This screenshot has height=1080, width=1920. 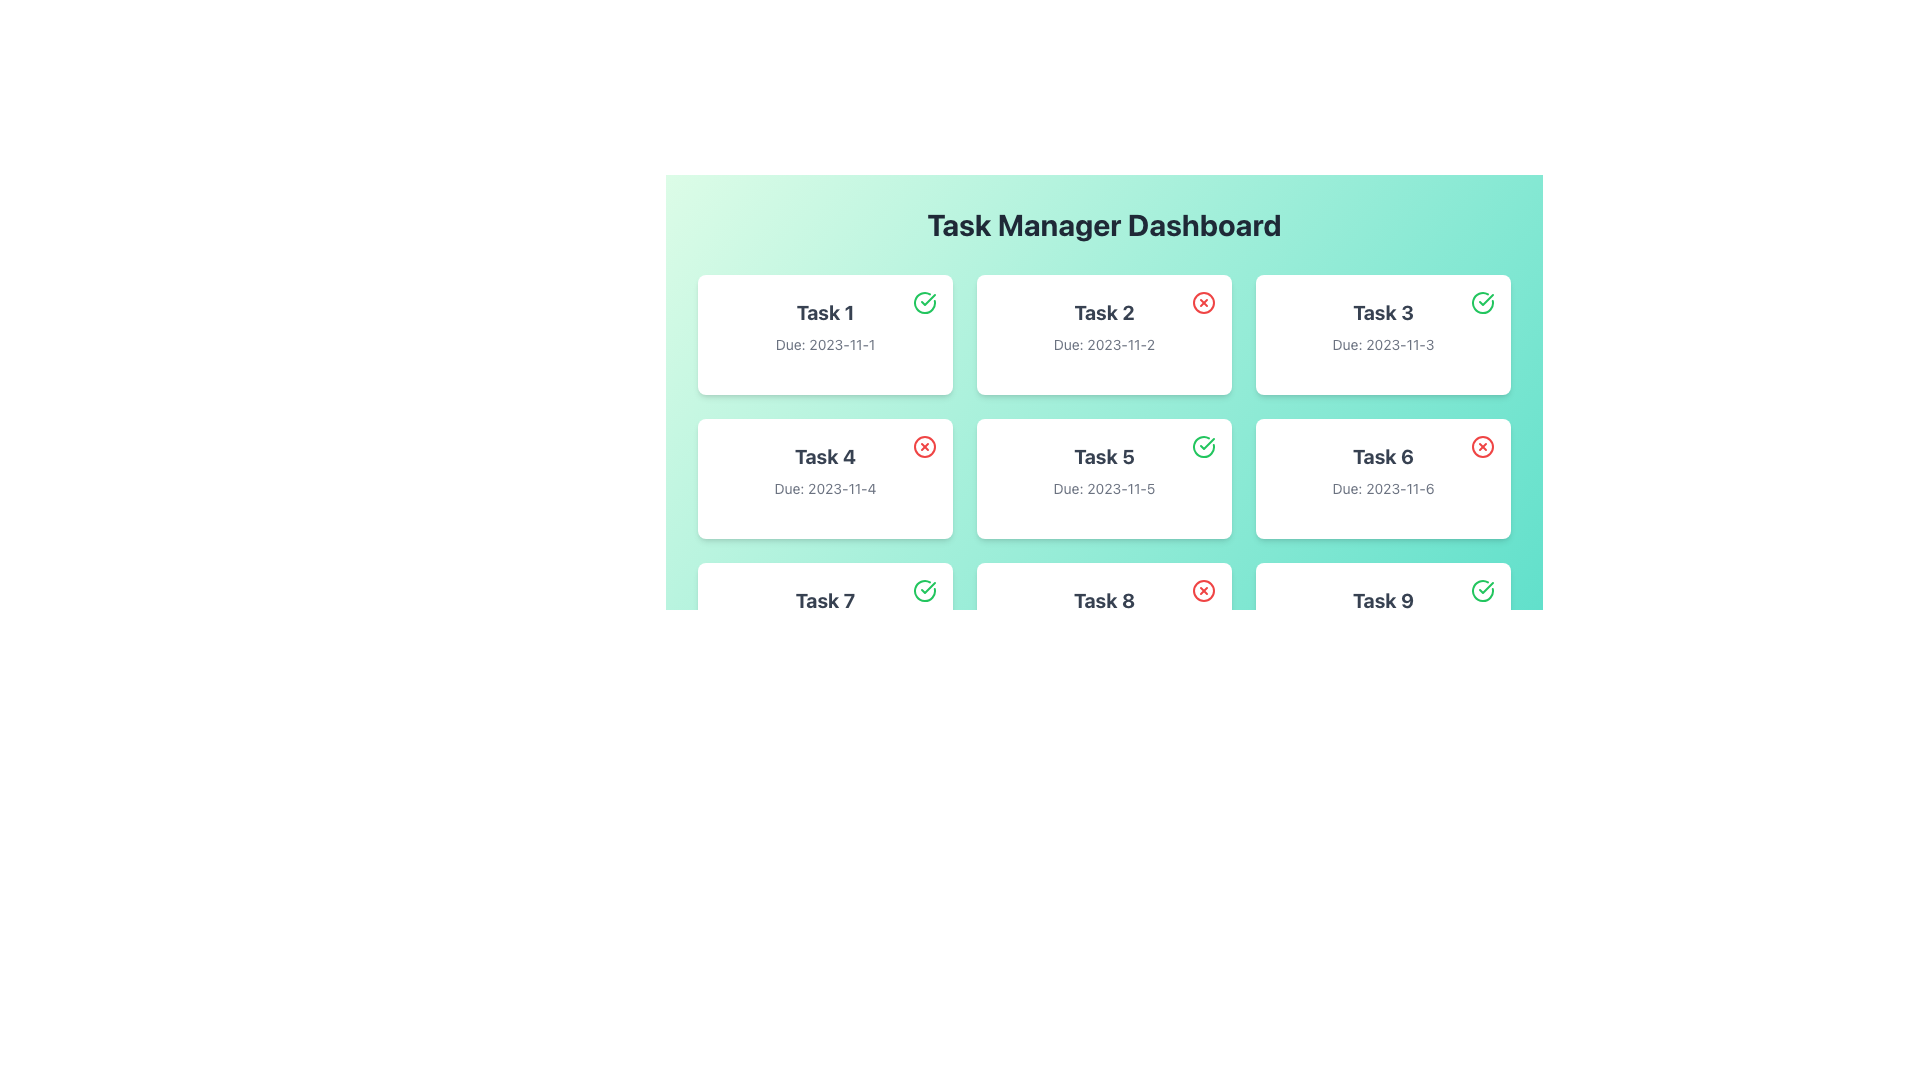 What do you see at coordinates (1103, 478) in the screenshot?
I see `the task item card located in the second row and second column of the task management dashboard, which displays the task title, due date, and completion status indicator` at bounding box center [1103, 478].